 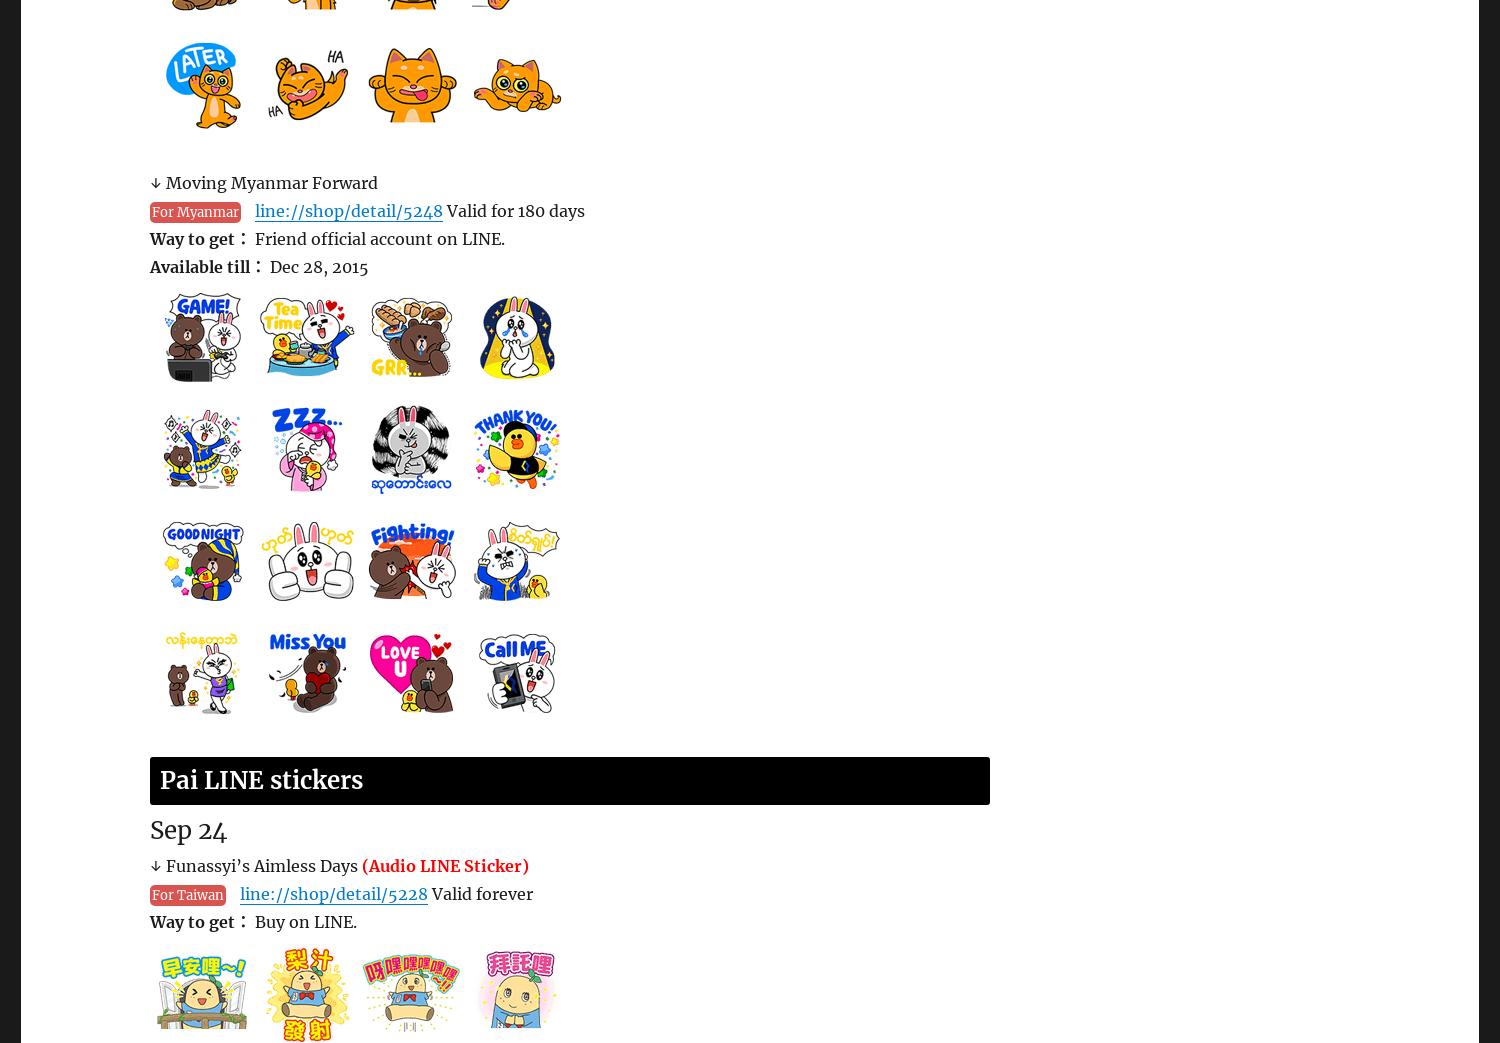 I want to click on 'line://shop/detail/5228', so click(x=239, y=893).